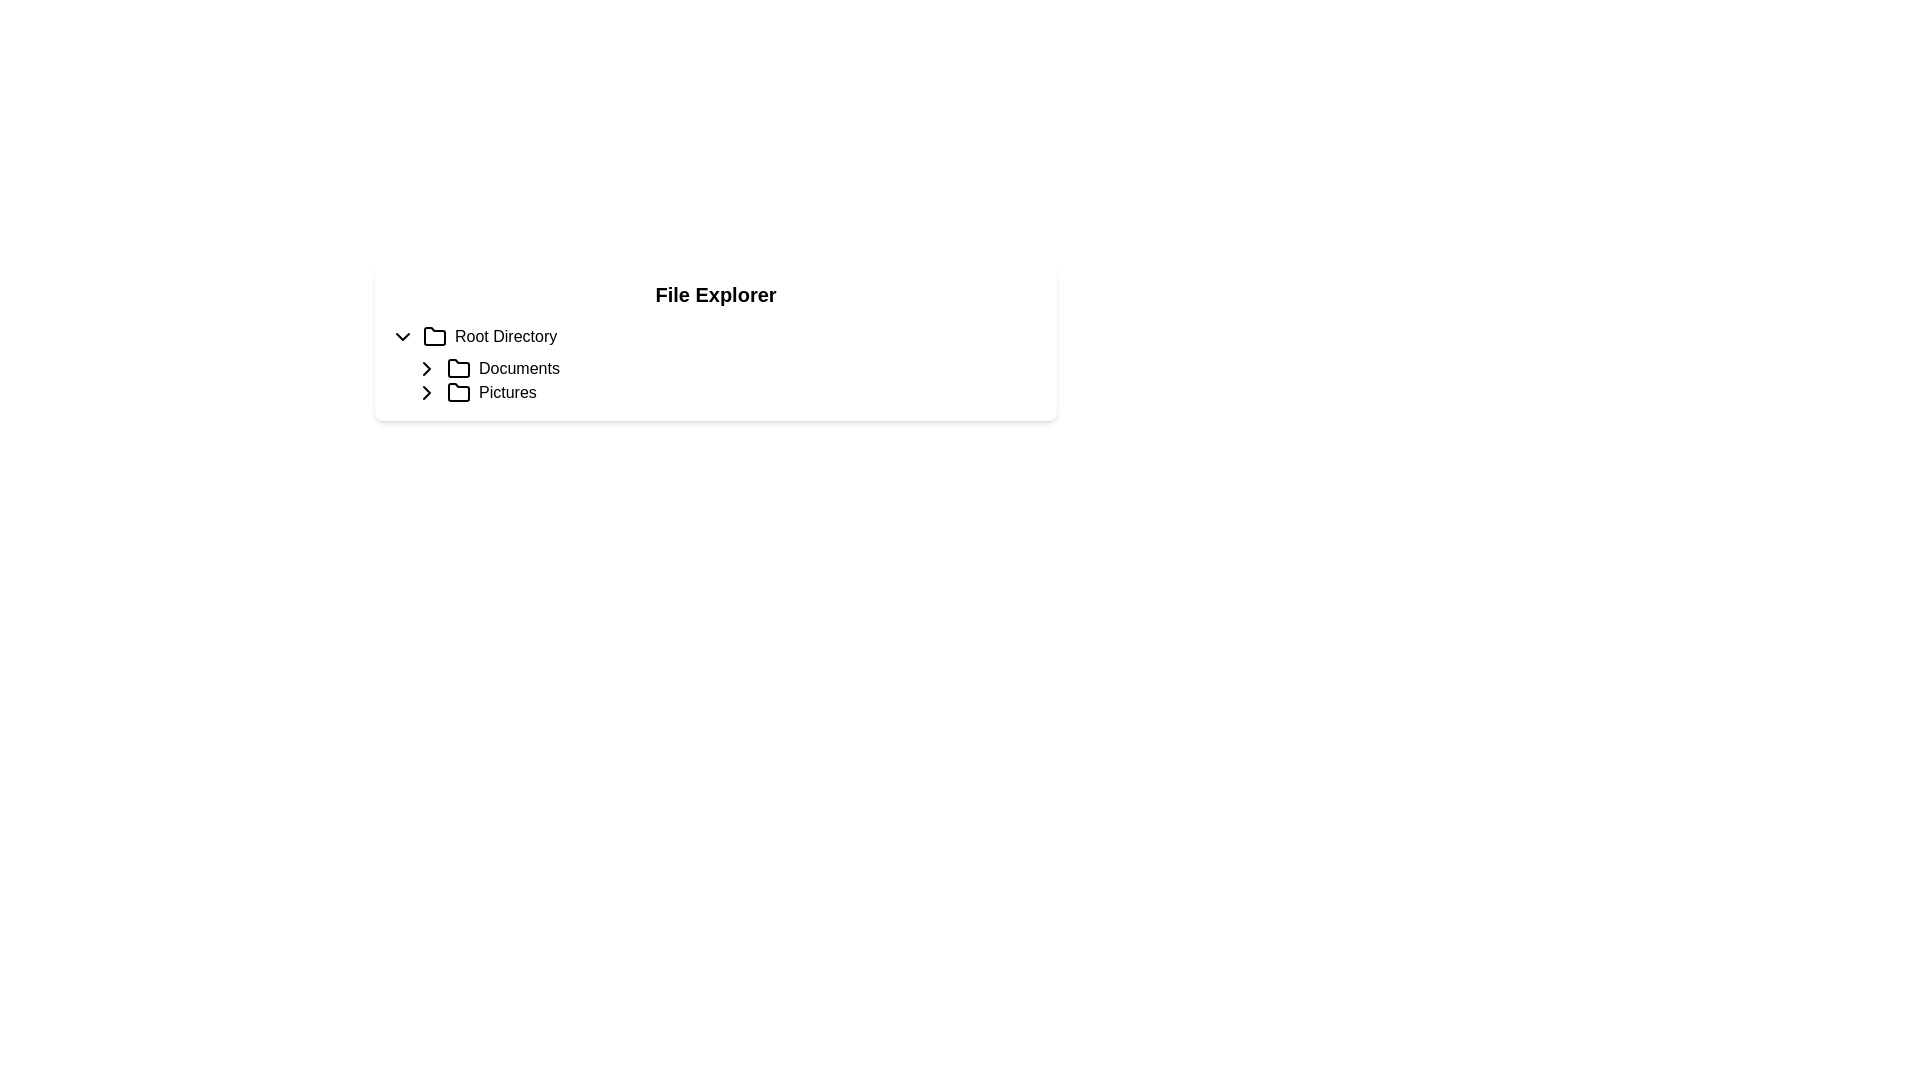  I want to click on the back section of the folder icon located next to the 'Root Directory' label, so click(434, 335).